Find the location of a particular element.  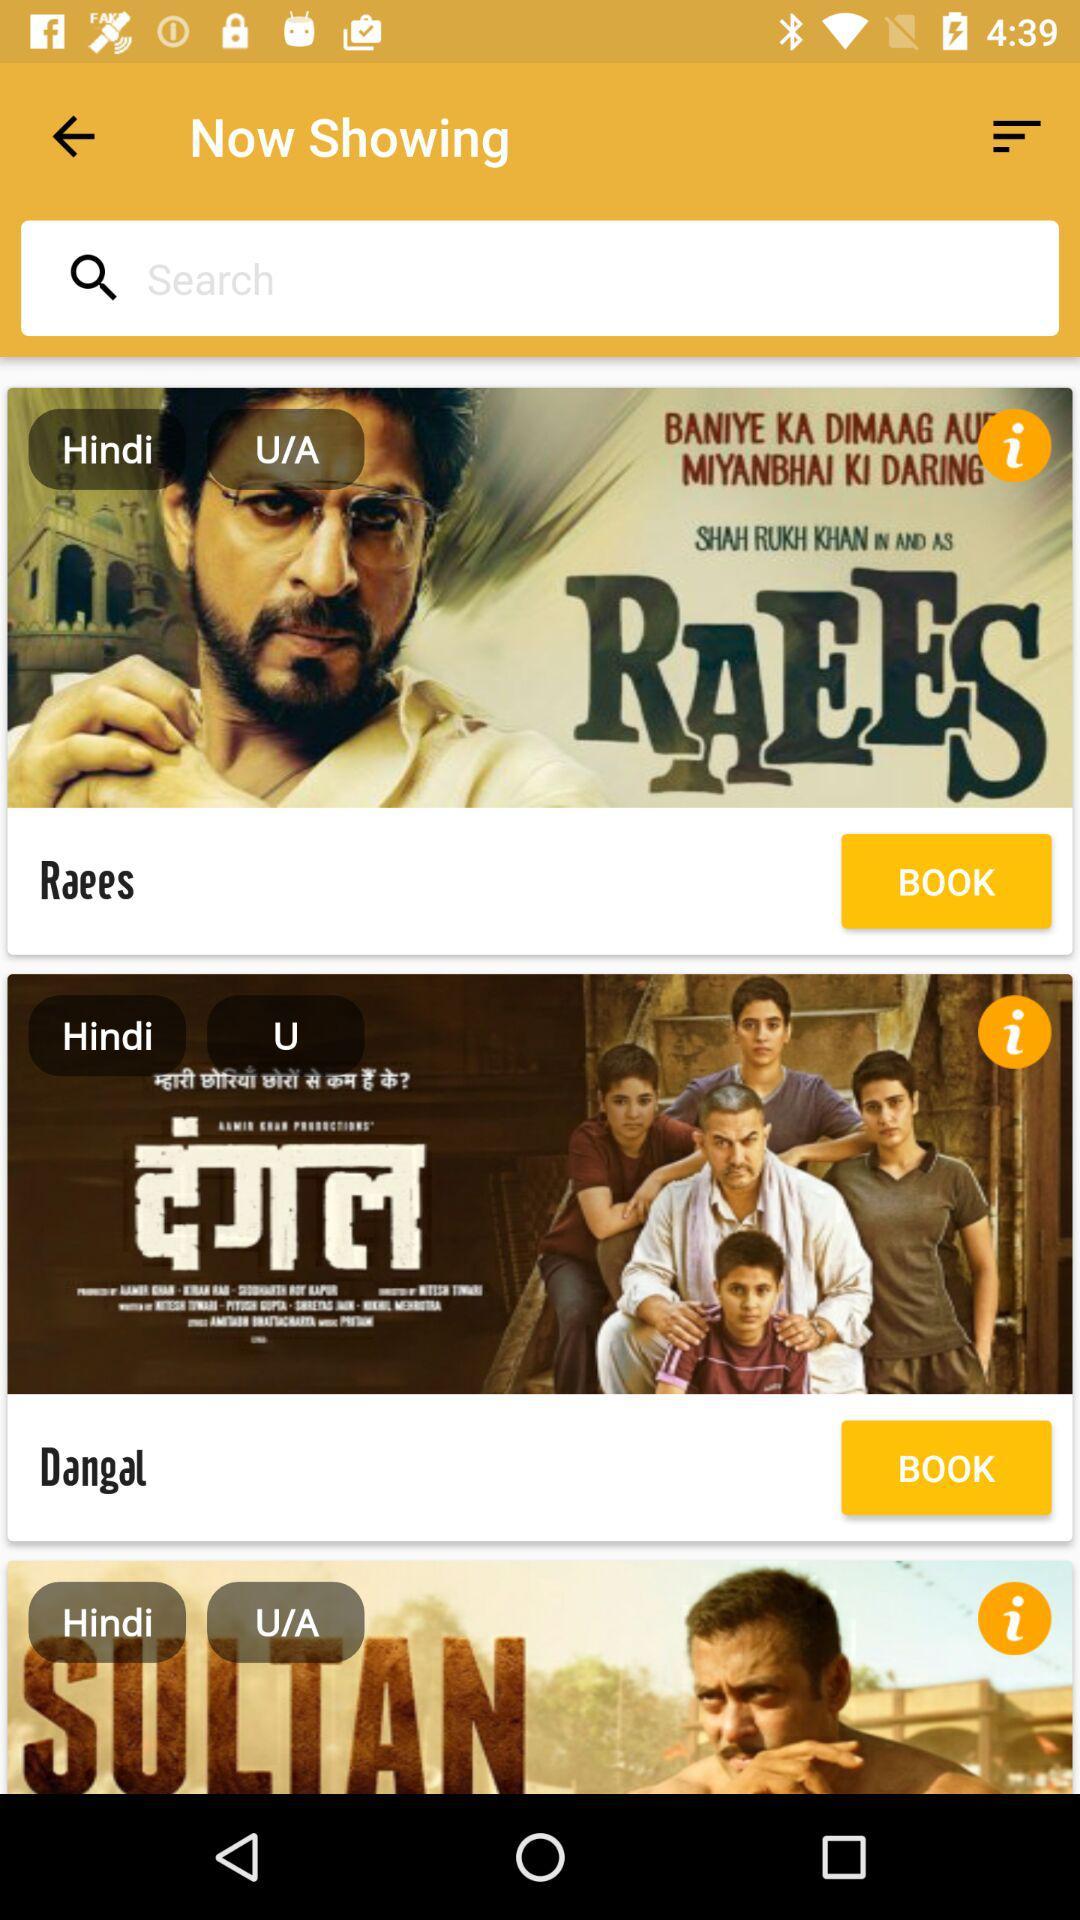

show info is located at coordinates (1014, 444).